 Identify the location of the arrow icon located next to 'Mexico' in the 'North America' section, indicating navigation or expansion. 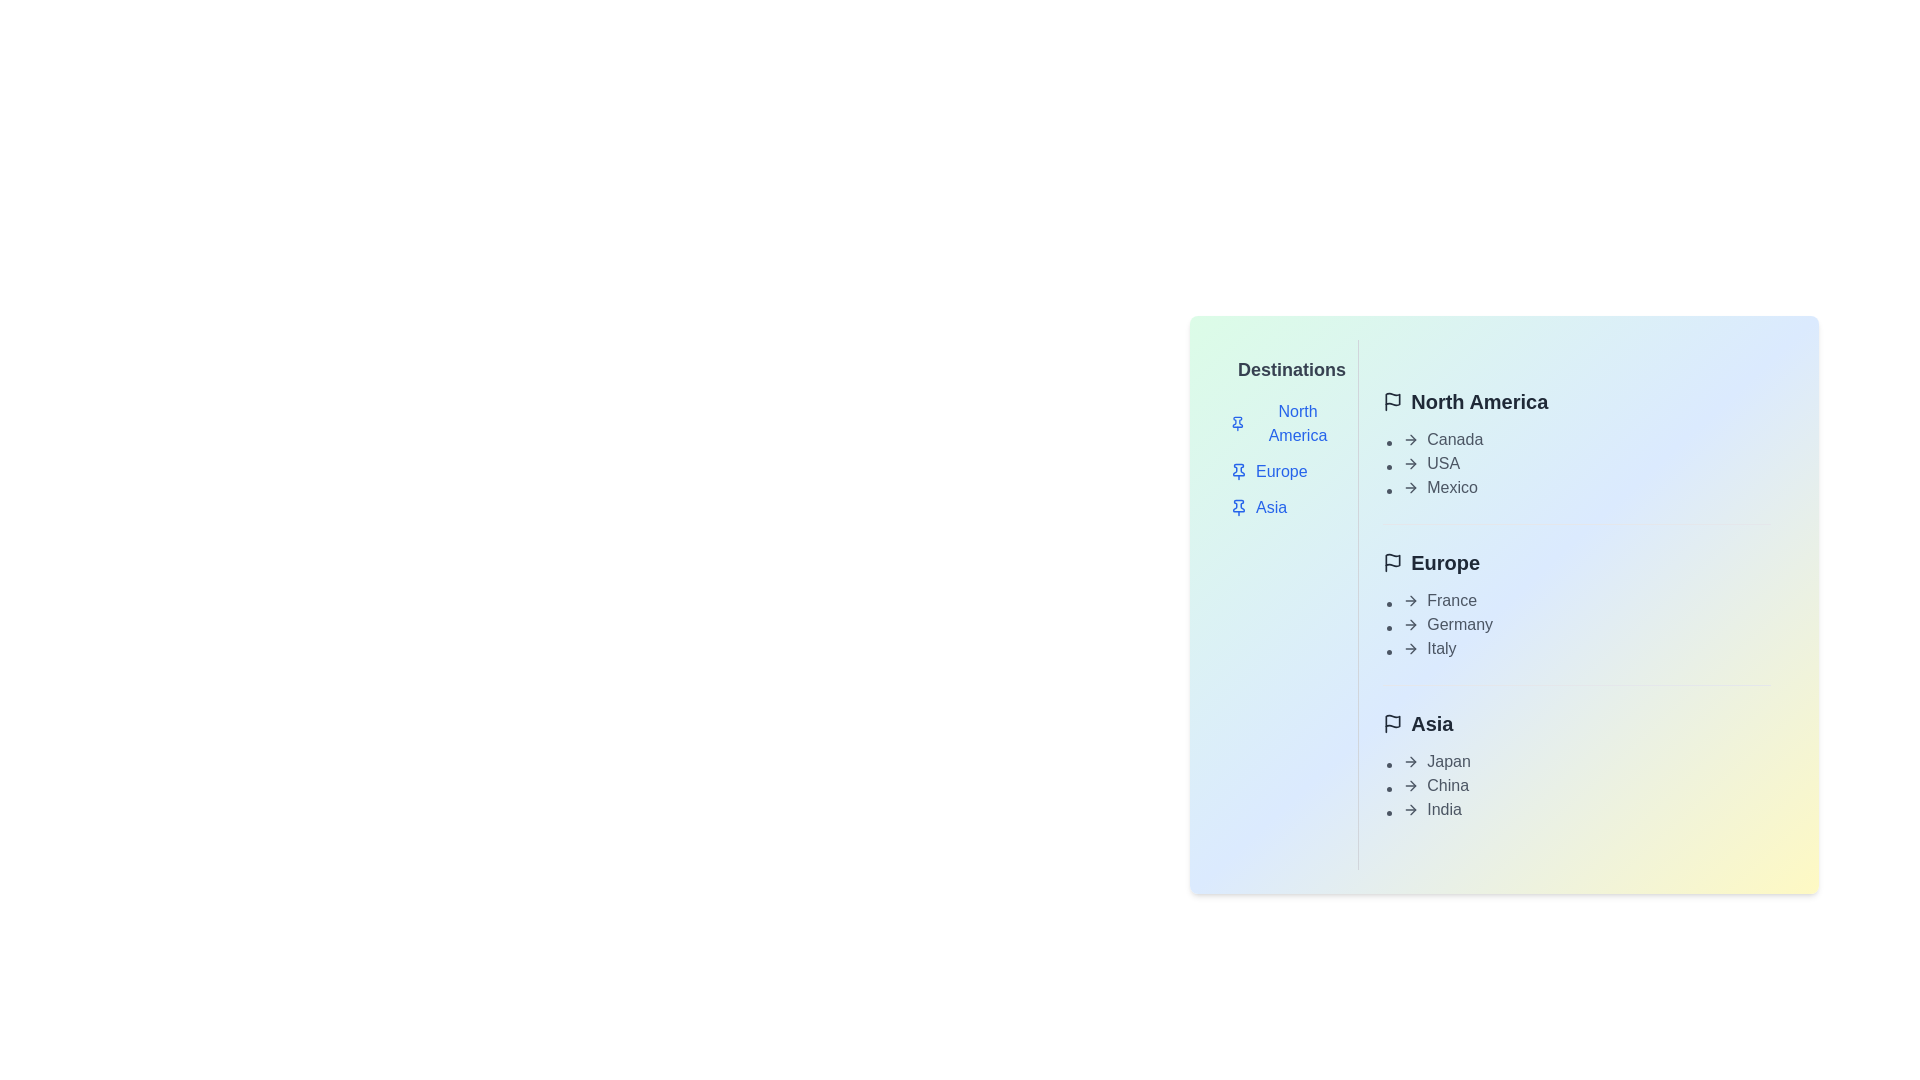
(1412, 488).